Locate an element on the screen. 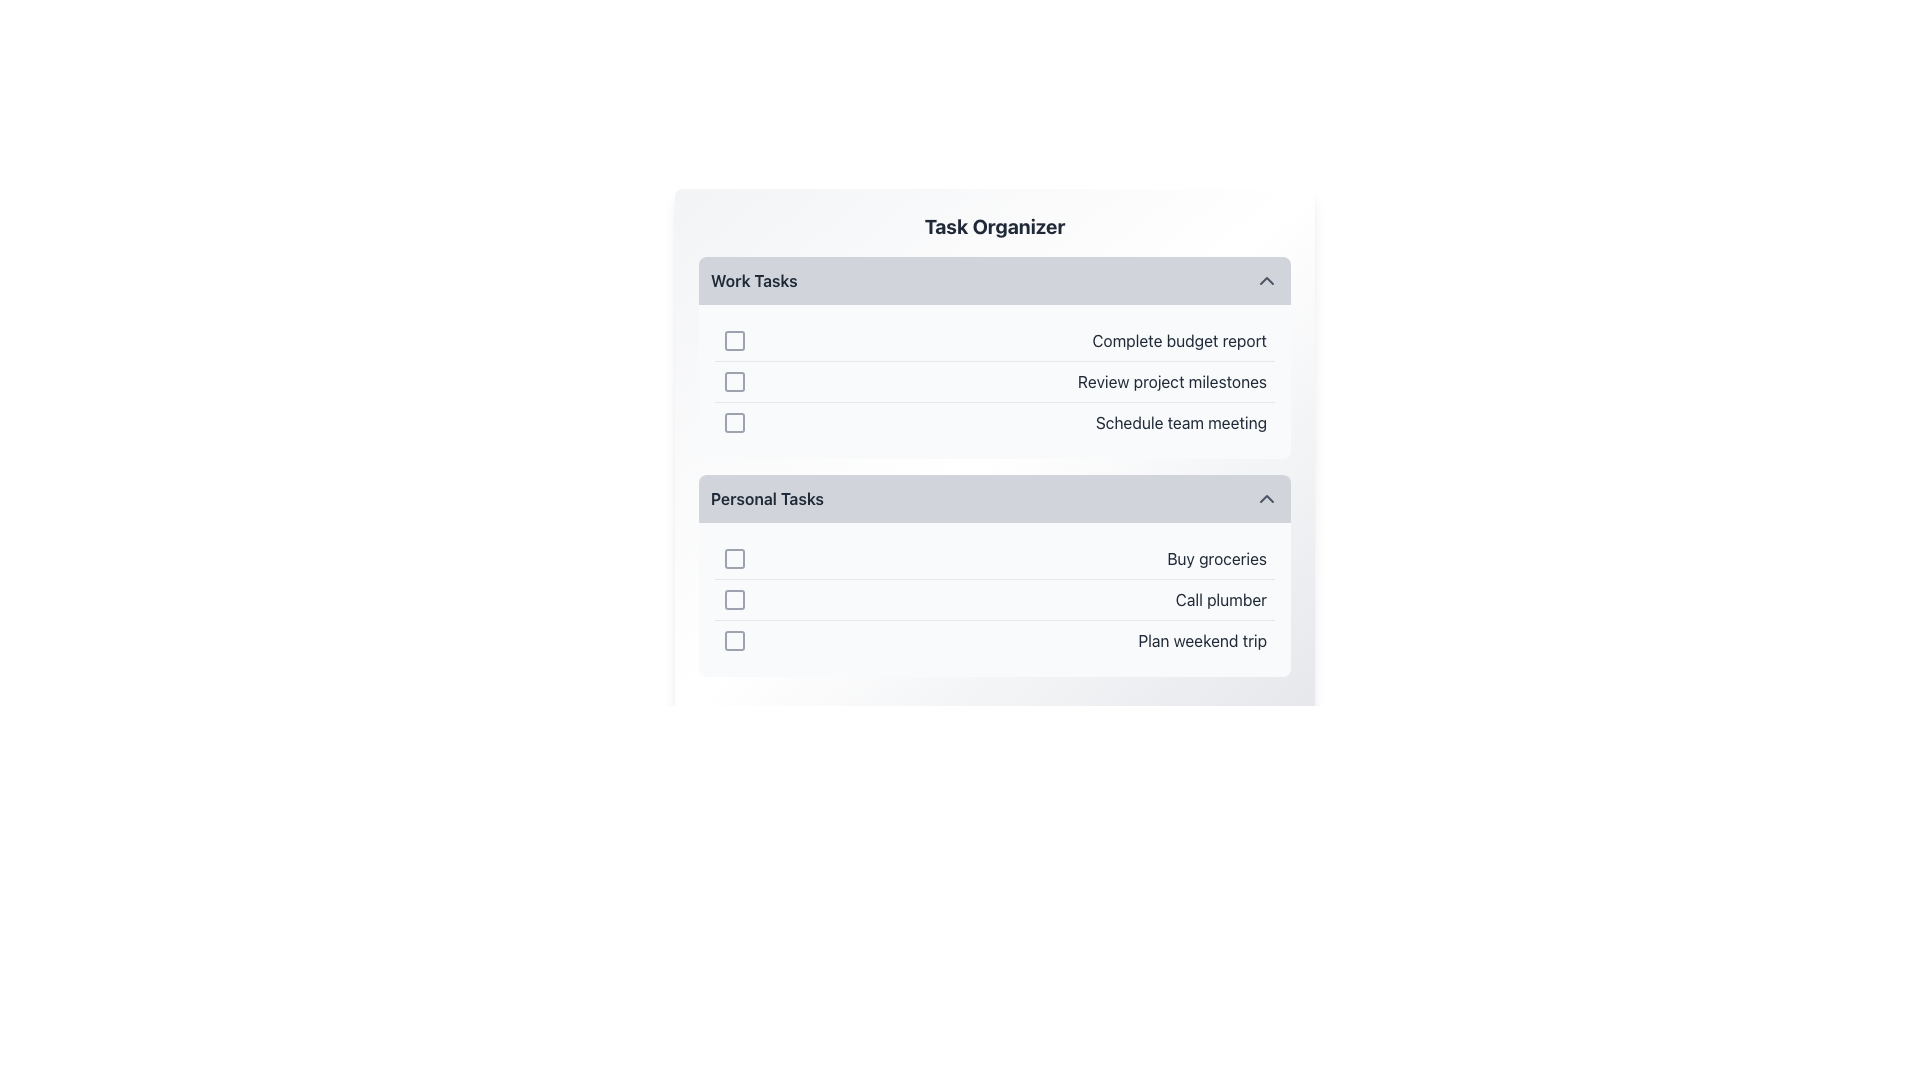 Image resolution: width=1920 pixels, height=1080 pixels. the checklist item for 'Plan weekend trip' is located at coordinates (994, 640).